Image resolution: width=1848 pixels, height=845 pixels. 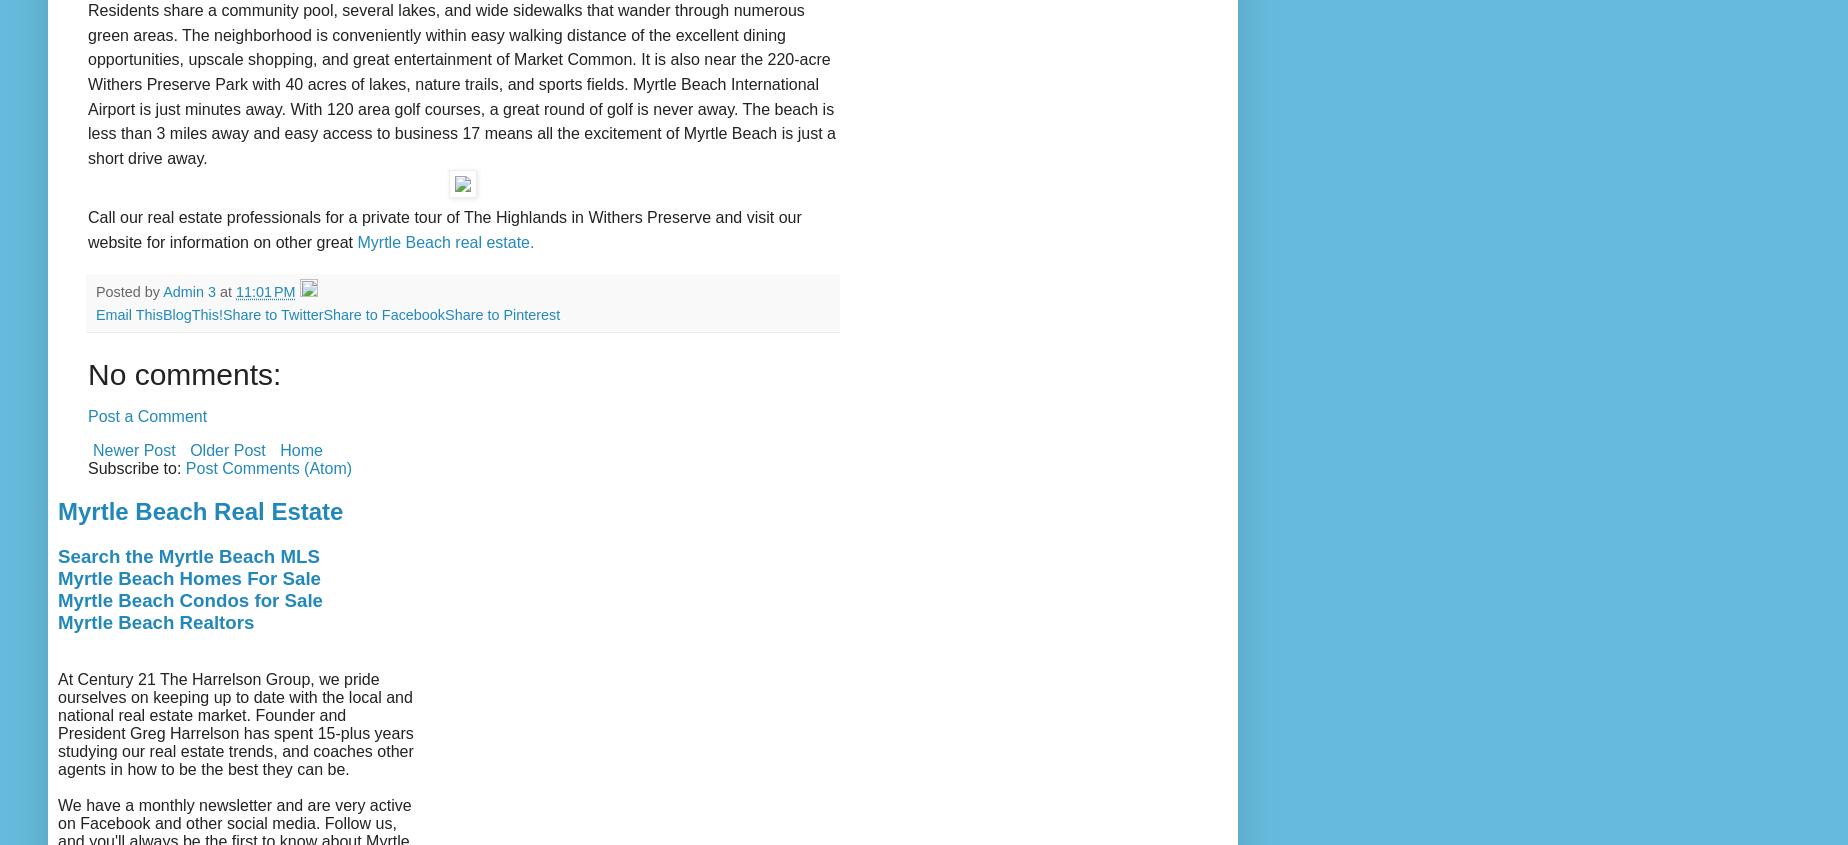 I want to click on 'Residents share a community pool, several lakes, and wide sidewalks that wander through numerous green areas. The neighborhood is conveniently within easy walking distance of the excellent dining opportunities, upscale shopping, and great entertainment of Market Common. It is also near the 220-acre Withers Preserve Park with 40 acres of lakes, nature trails, and sports fields. Myrtle Beach International Airport is just minutes away. With 120 area golf courses, a great round of golf is never away. The beach is less than 3 miles away and easy access to business 17 means all the excitement of Myrtle Beach is just a short drive away.', so click(x=461, y=82).